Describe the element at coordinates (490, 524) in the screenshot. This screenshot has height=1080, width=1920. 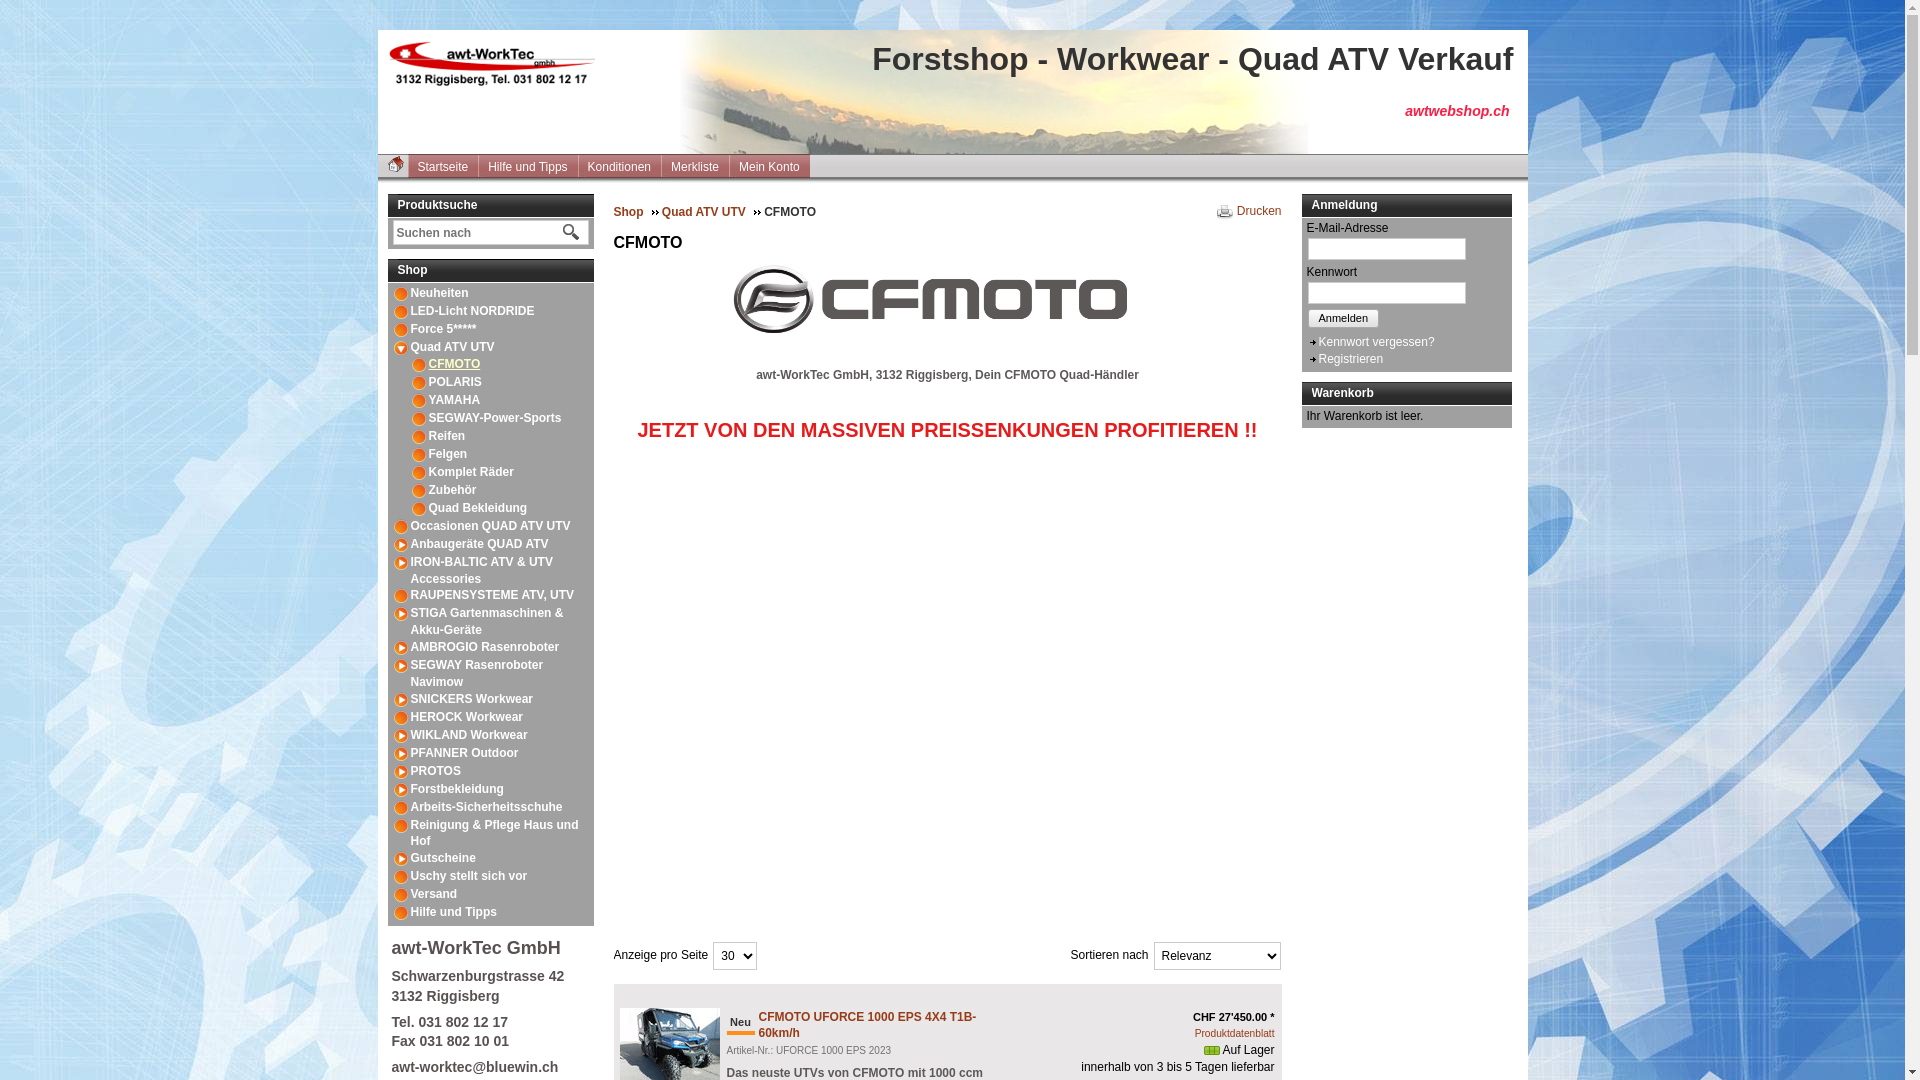
I see `'Occasionen QUAD ATV UTV'` at that location.